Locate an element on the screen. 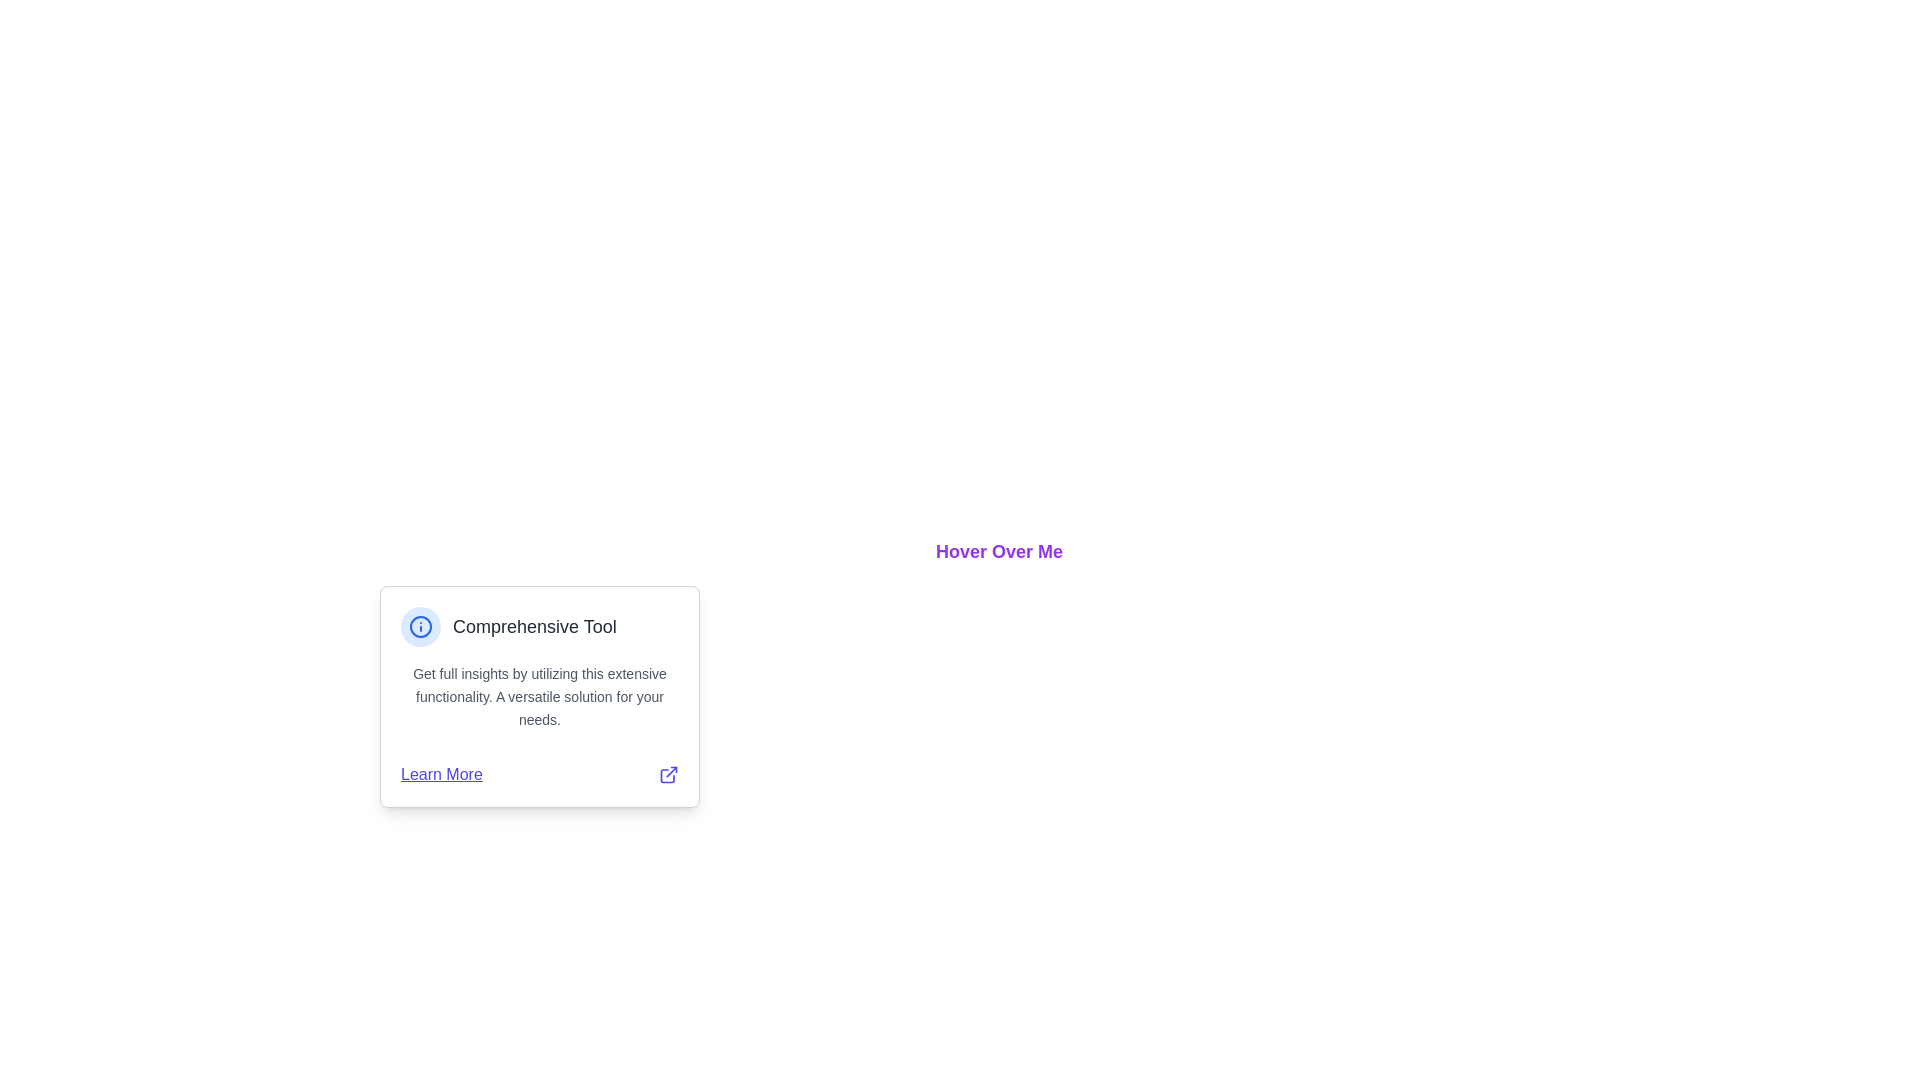 Image resolution: width=1920 pixels, height=1080 pixels. the hyperlink styled text 'Hover Over Me' located in the middle-right of the interface is located at coordinates (999, 551).